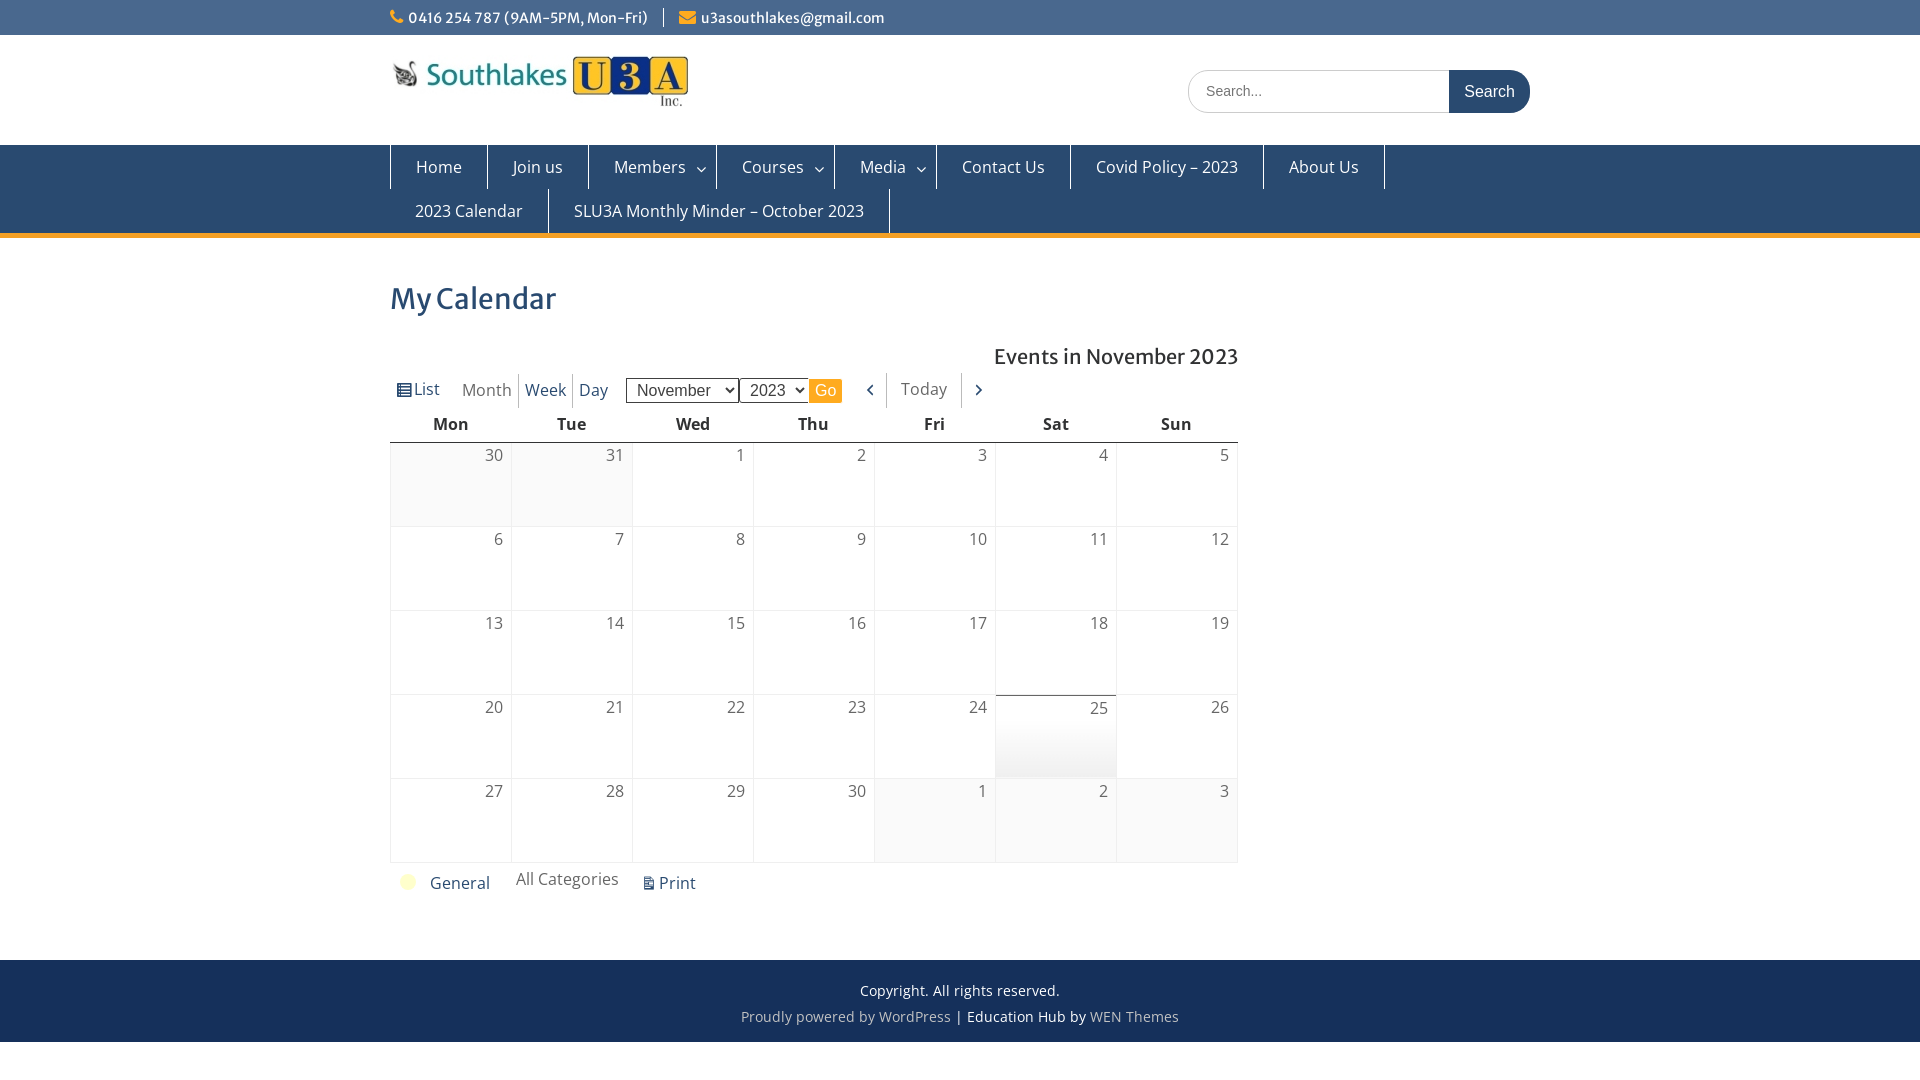 The width and height of the screenshot is (1920, 1080). What do you see at coordinates (1489, 91) in the screenshot?
I see `'Search'` at bounding box center [1489, 91].